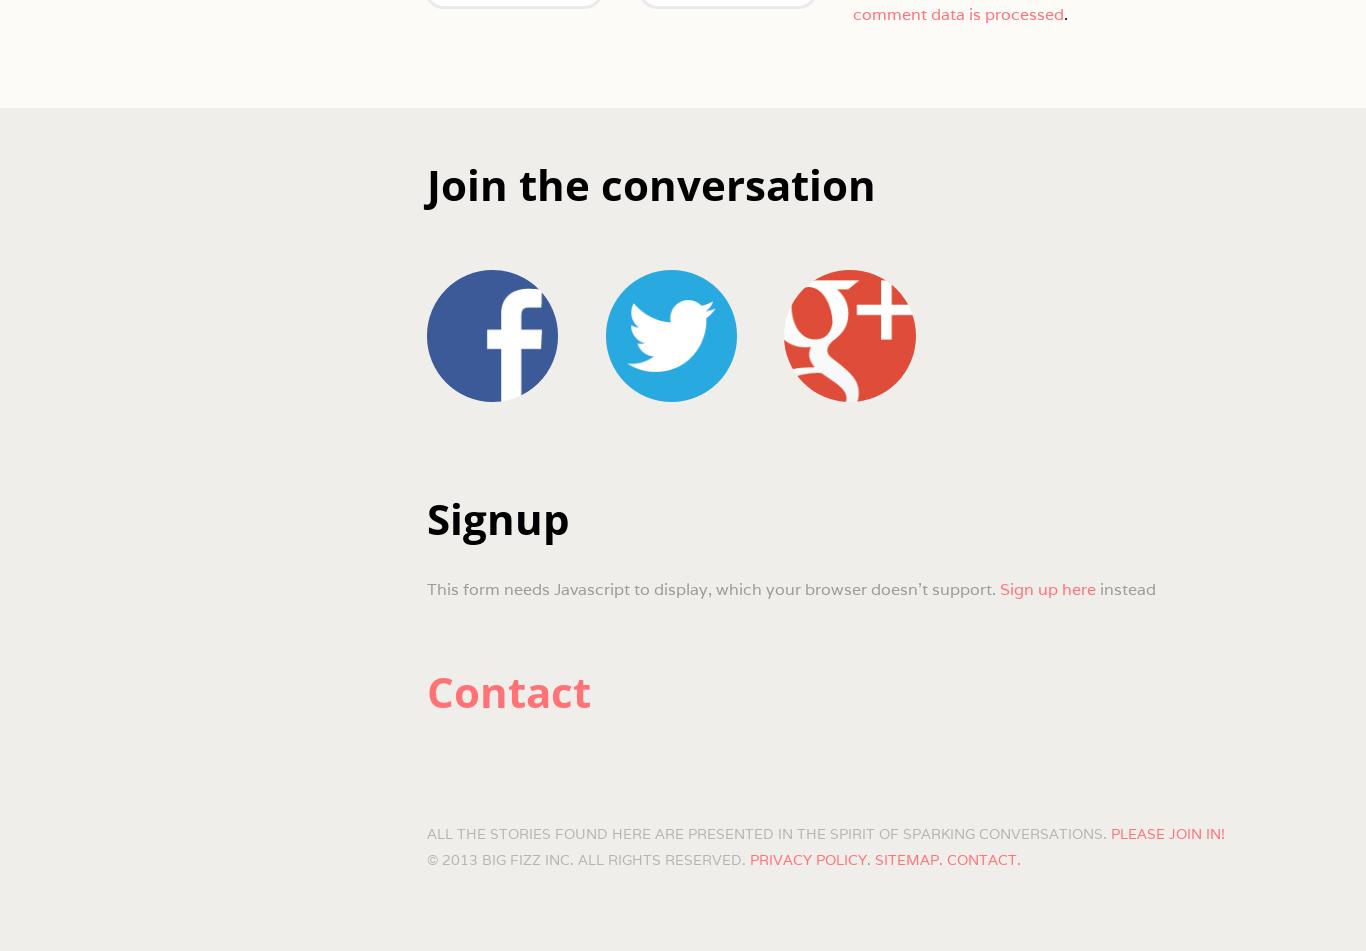 This screenshot has height=951, width=1366. What do you see at coordinates (425, 858) in the screenshot?
I see `'© 2013 Big Fizz Inc. All Rights Reserved.'` at bounding box center [425, 858].